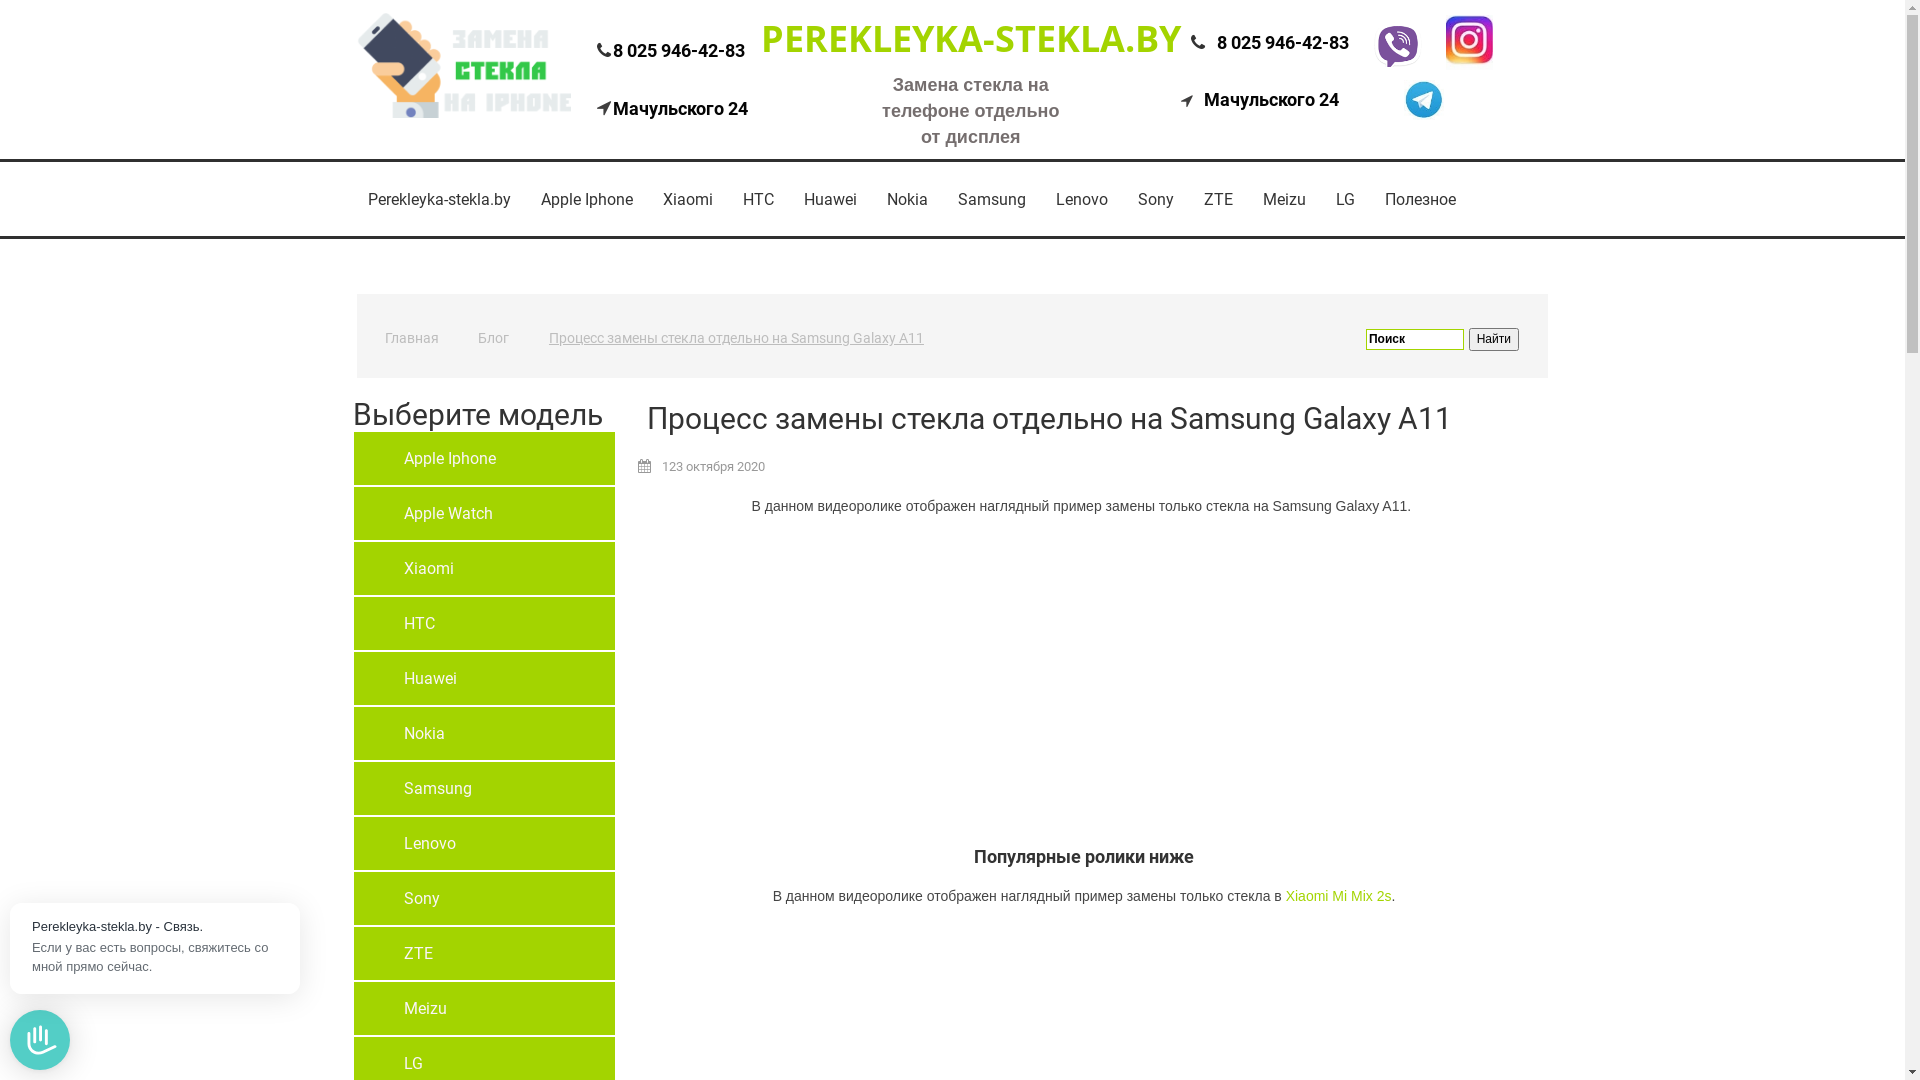  Describe the element at coordinates (483, 458) in the screenshot. I see `'Apple Iphone'` at that location.